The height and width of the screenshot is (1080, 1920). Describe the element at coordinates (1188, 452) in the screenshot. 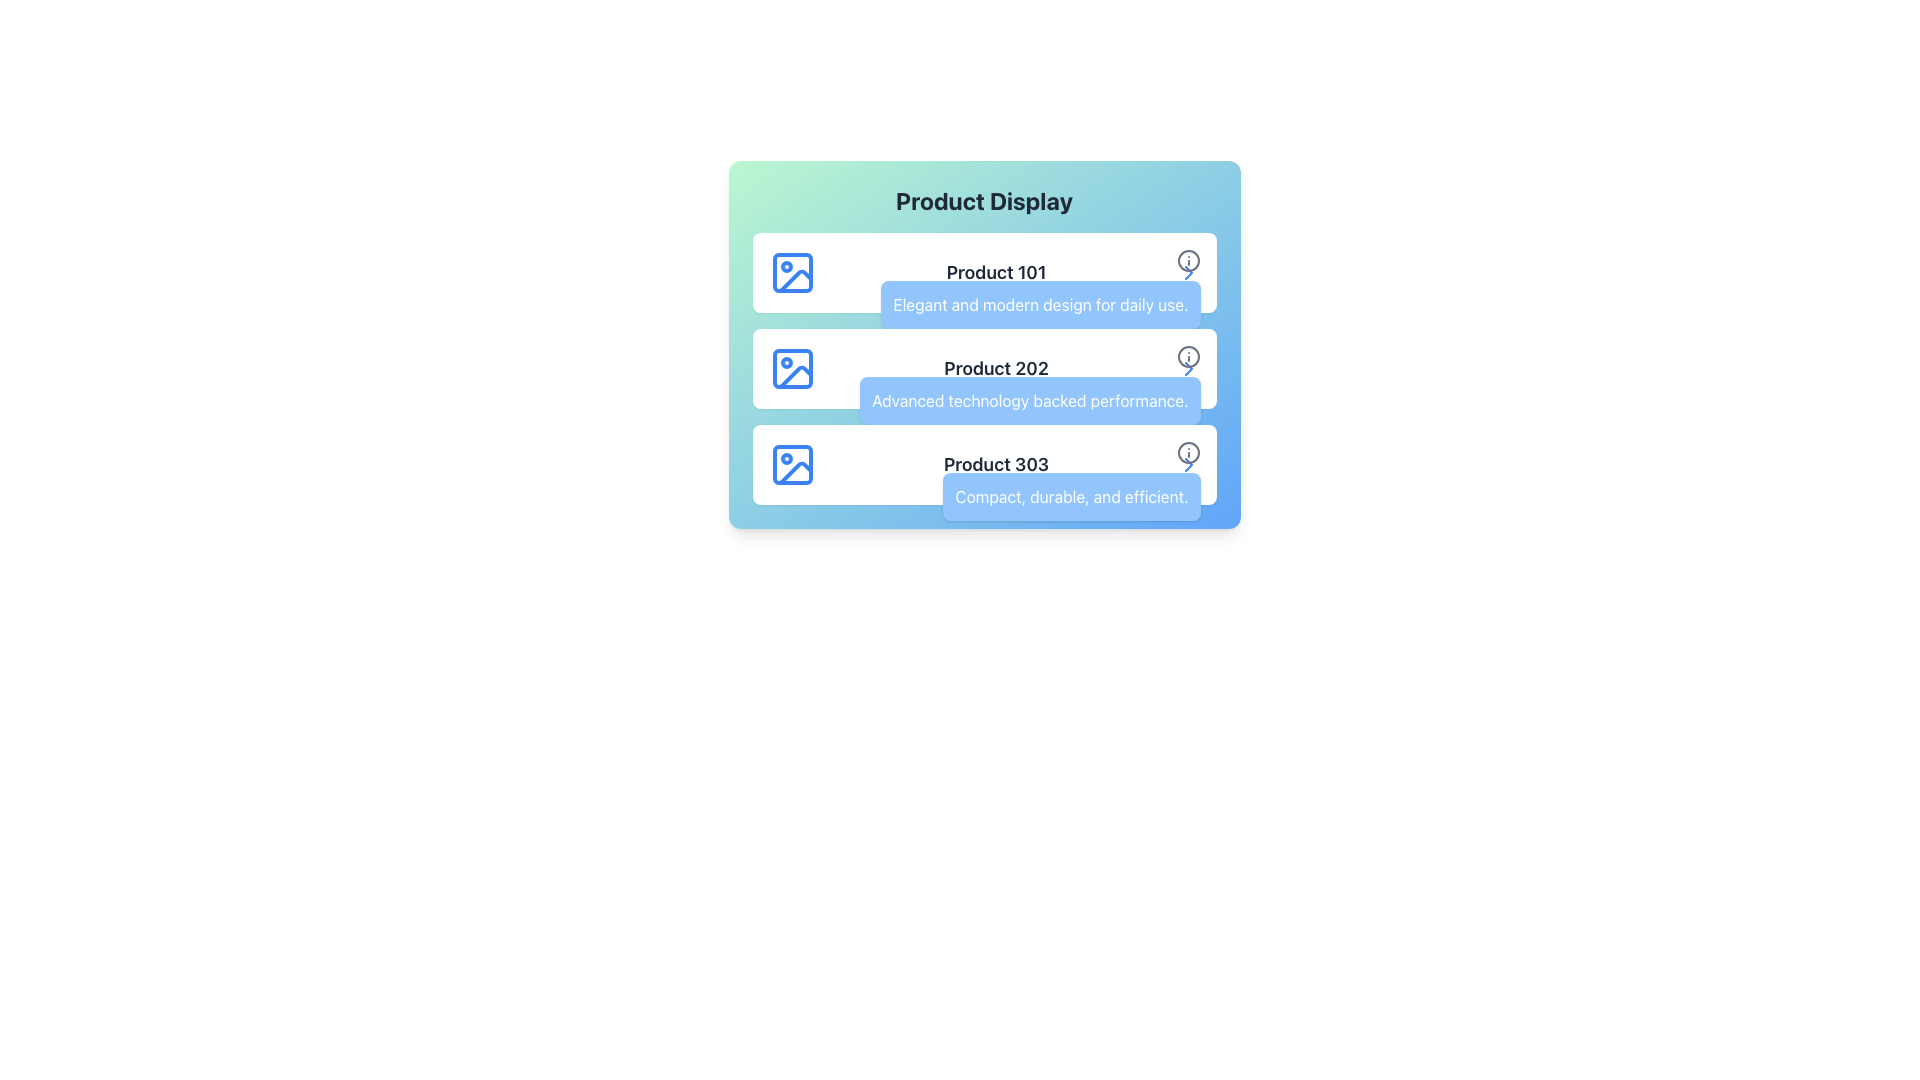

I see `the SVG Circle that serves as the circular boundary of the information icon located to the far right of the 'Product 303' section` at that location.